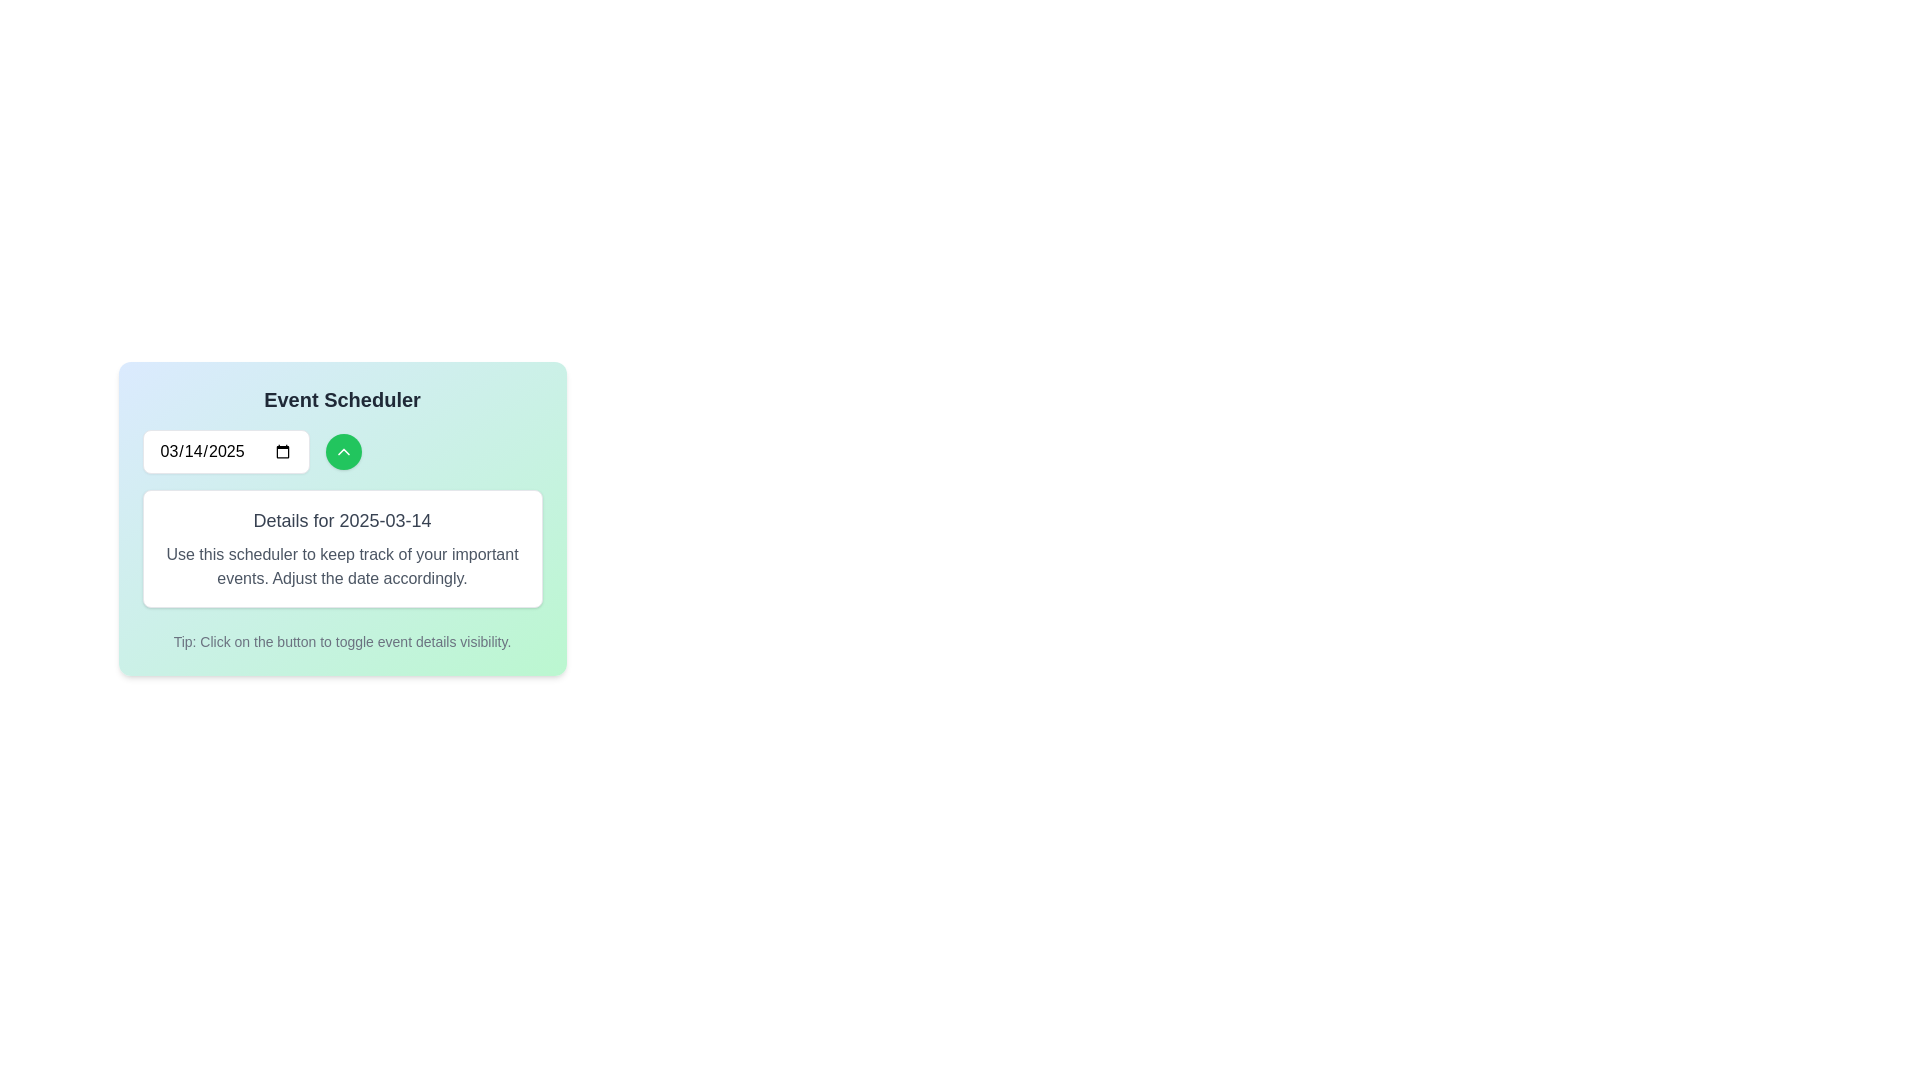 The image size is (1920, 1080). Describe the element at coordinates (342, 567) in the screenshot. I see `static text block containing 'Use this scheduler to keep track of your important events. Adjust the date accordingly.' located below the heading 'Details for 2025-03-14'` at that location.